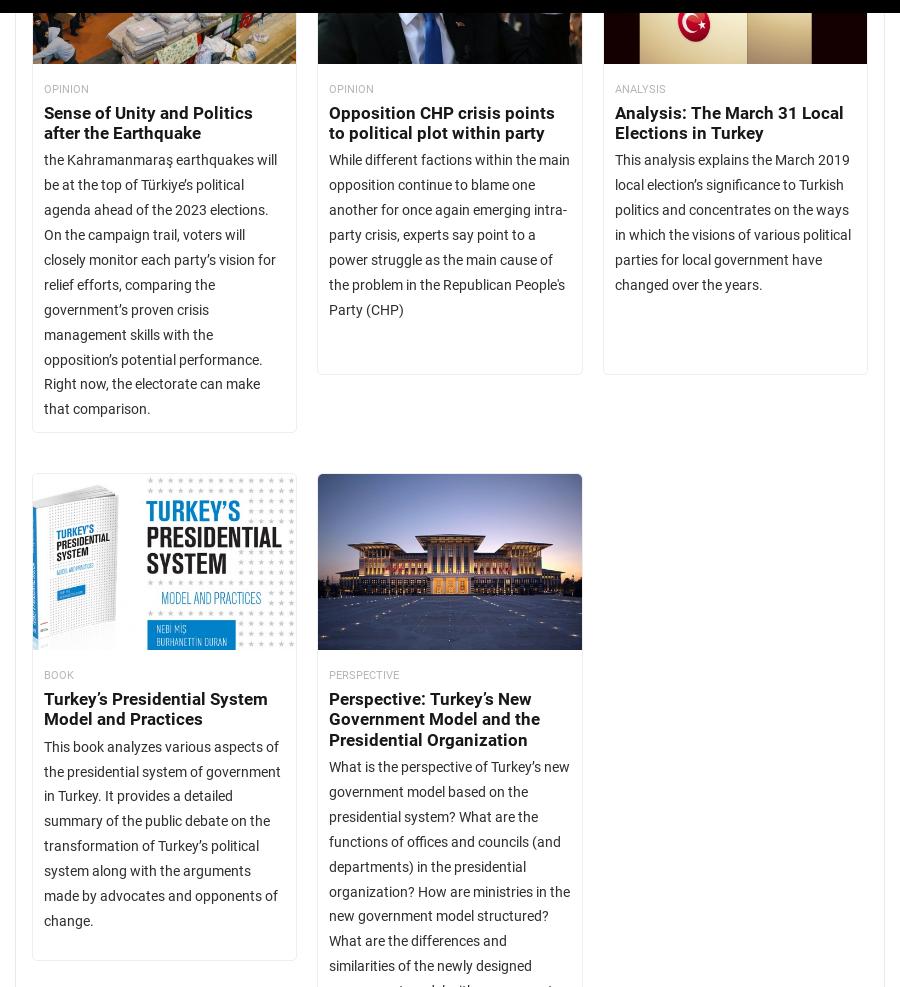  I want to click on 'Opposition CHP crisis points to political plot within party', so click(441, 121).